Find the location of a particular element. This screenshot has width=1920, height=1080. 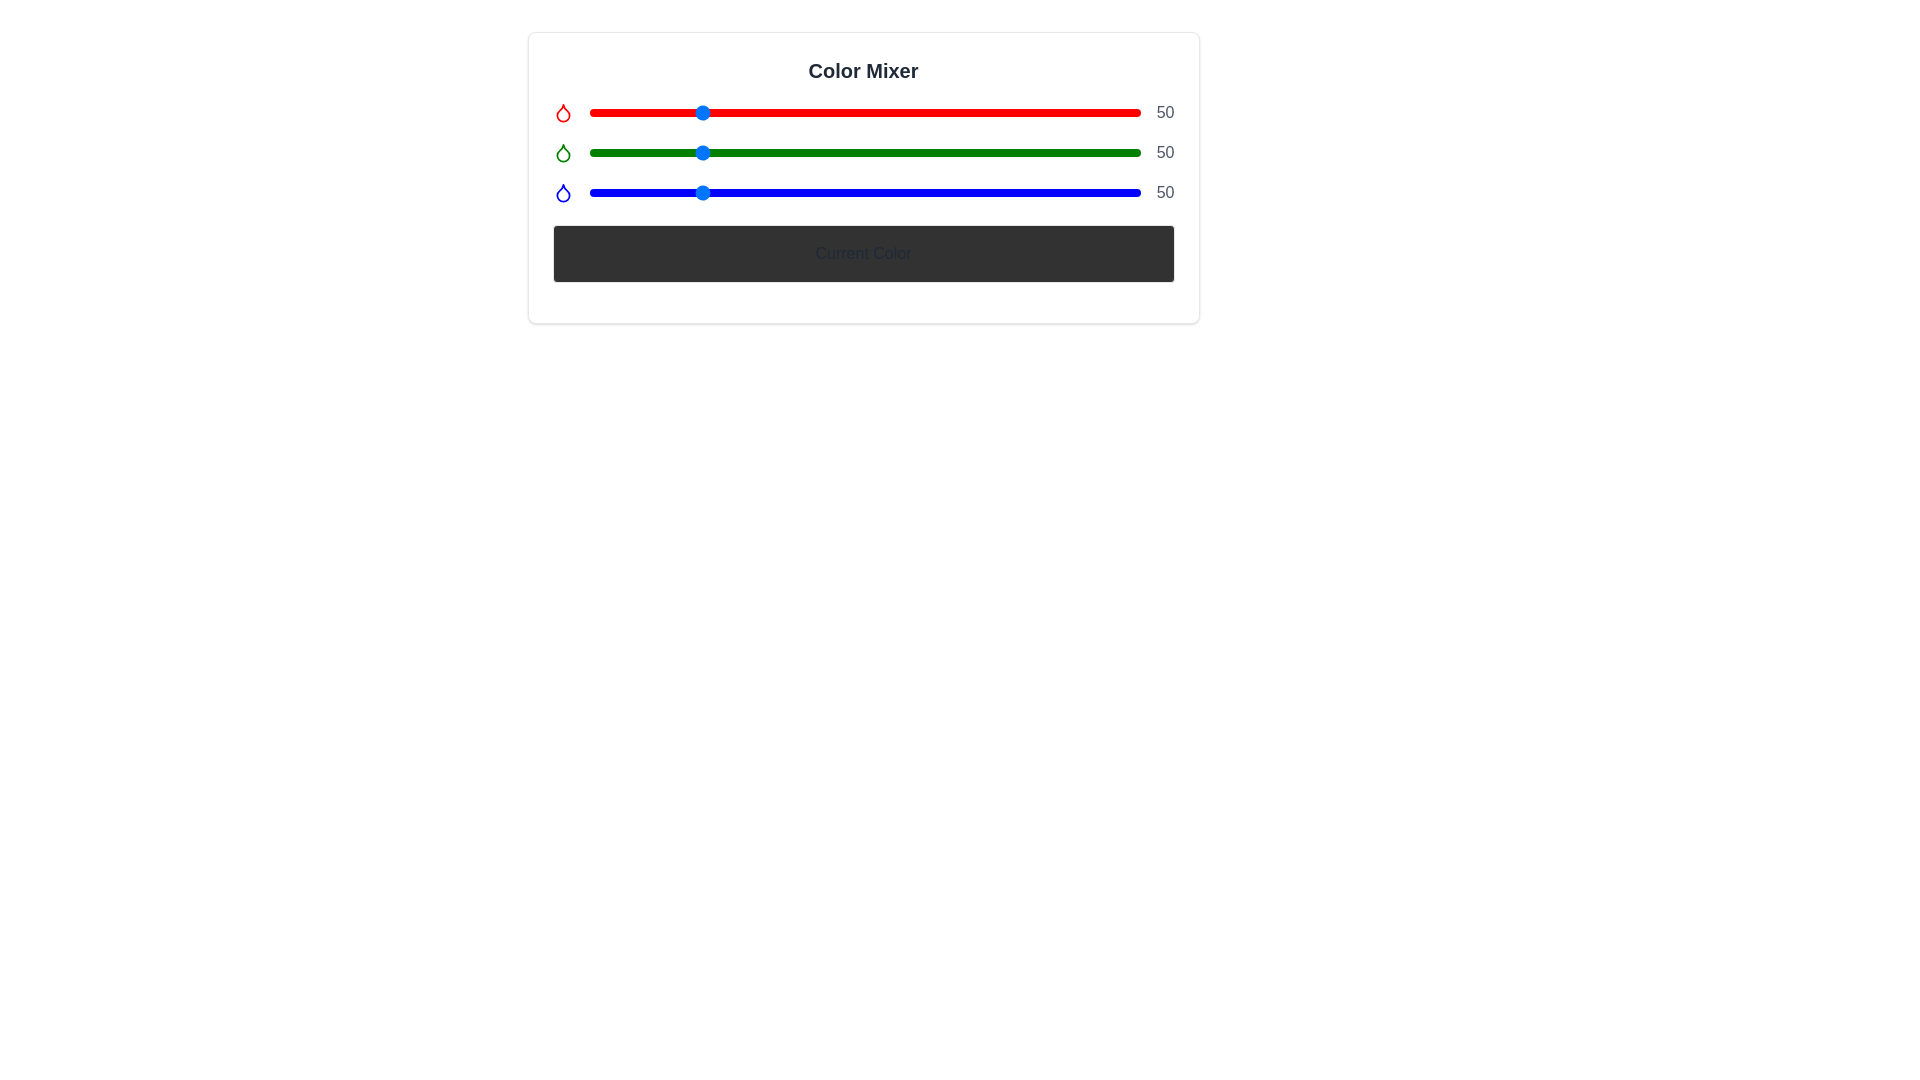

the green color slider to 13 is located at coordinates (616, 152).